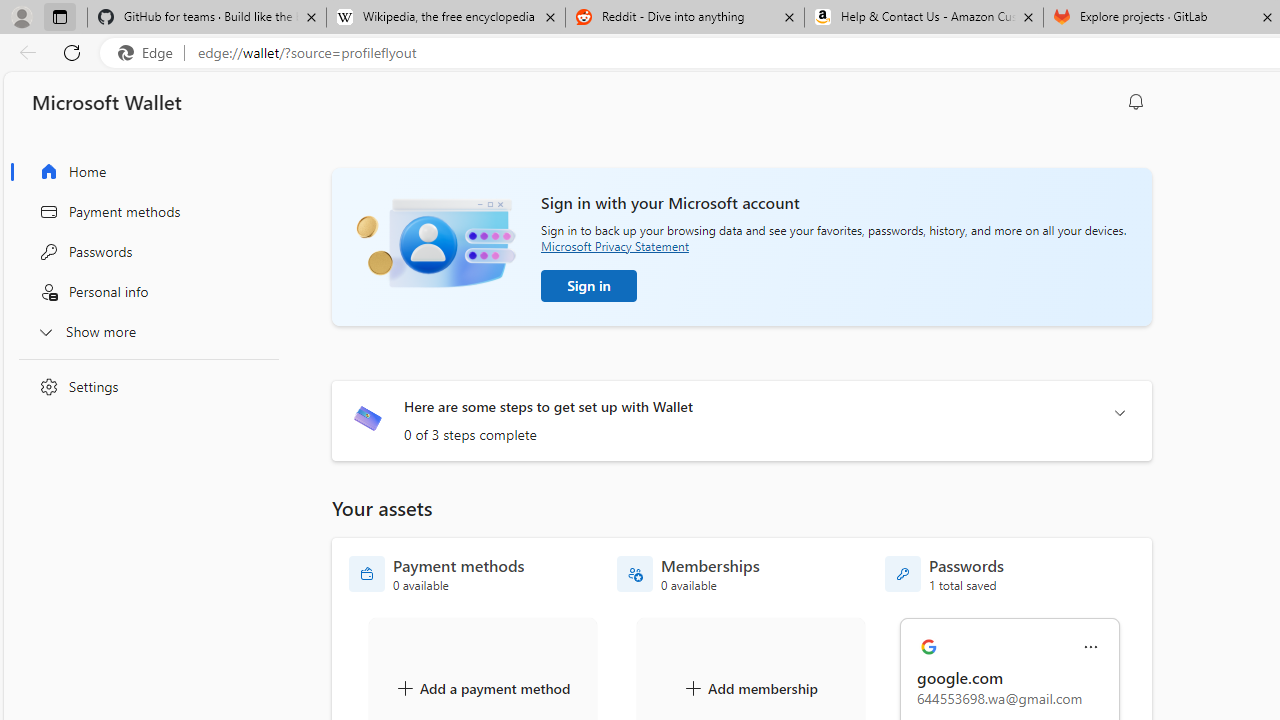 This screenshot has width=1280, height=720. Describe the element at coordinates (444, 17) in the screenshot. I see `'Wikipedia, the free encyclopedia'` at that location.